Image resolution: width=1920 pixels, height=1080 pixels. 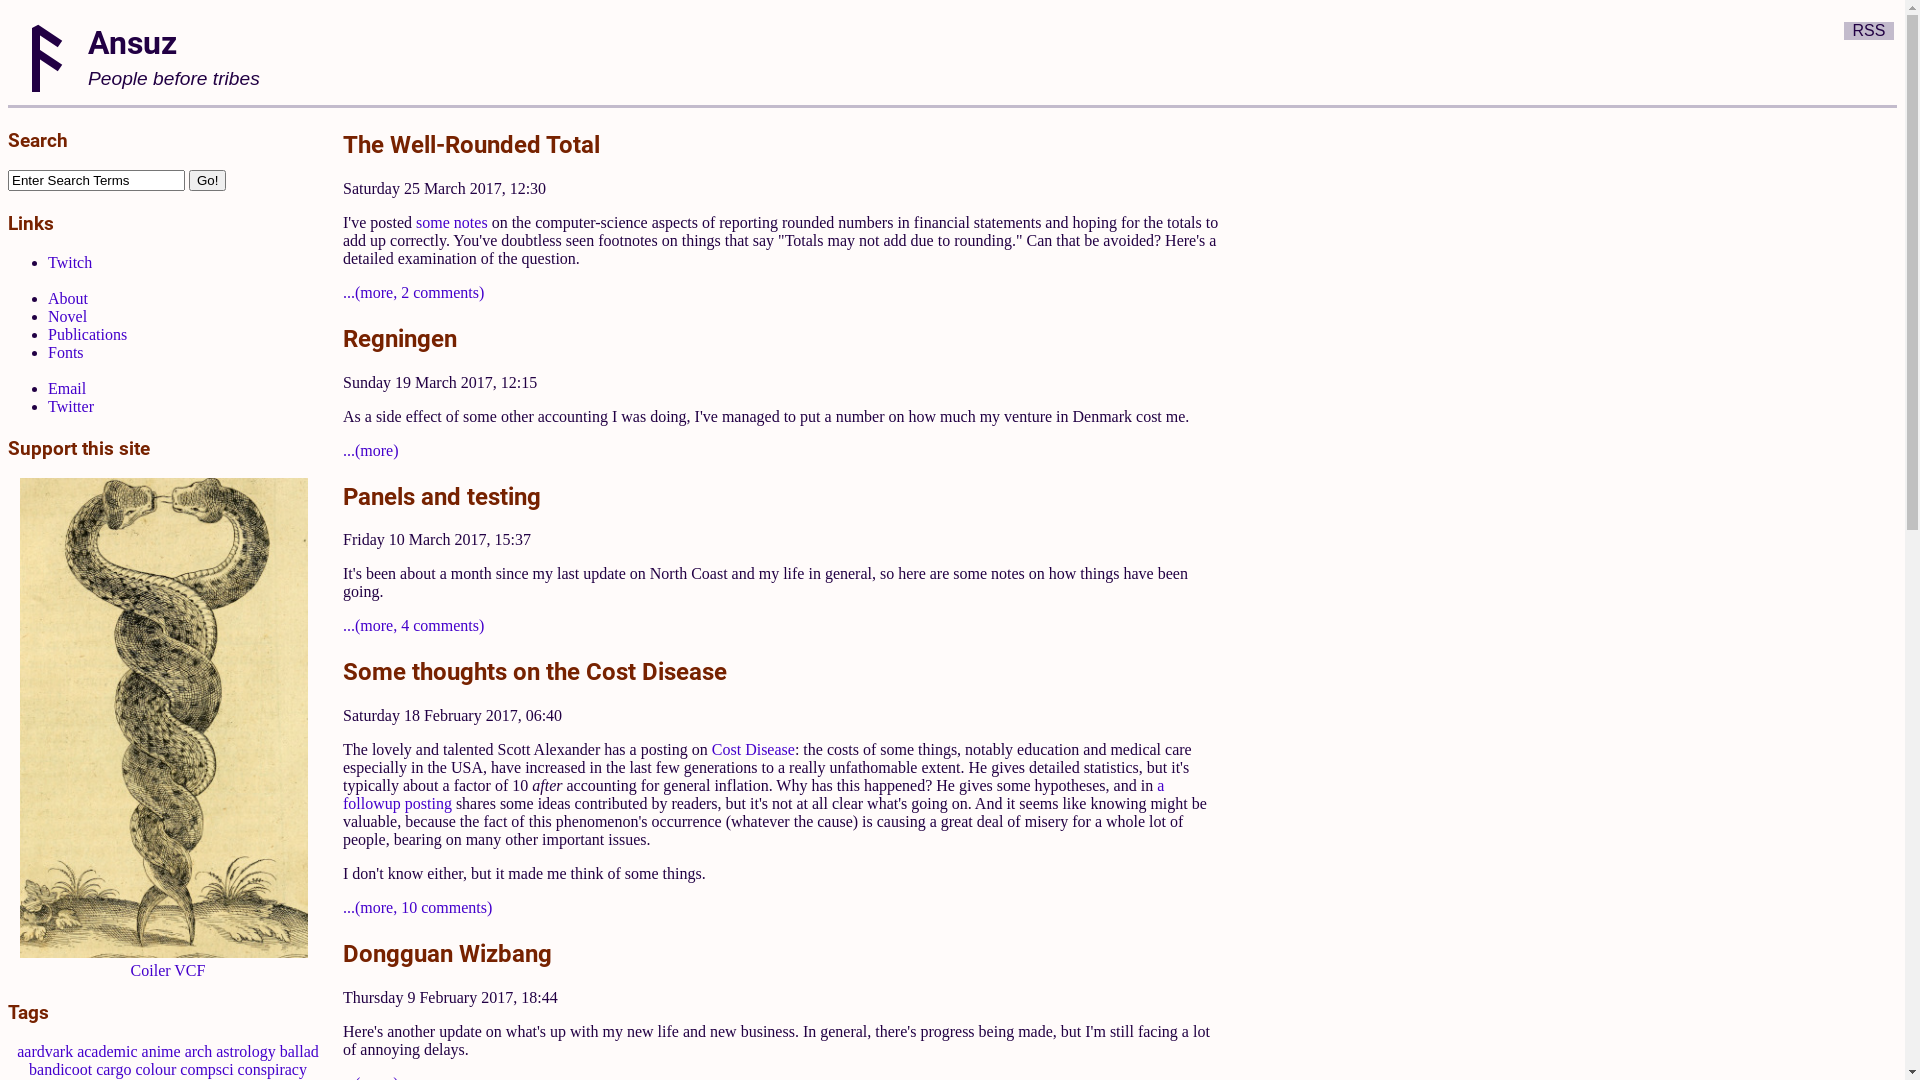 I want to click on 'Ansuz', so click(x=131, y=41).